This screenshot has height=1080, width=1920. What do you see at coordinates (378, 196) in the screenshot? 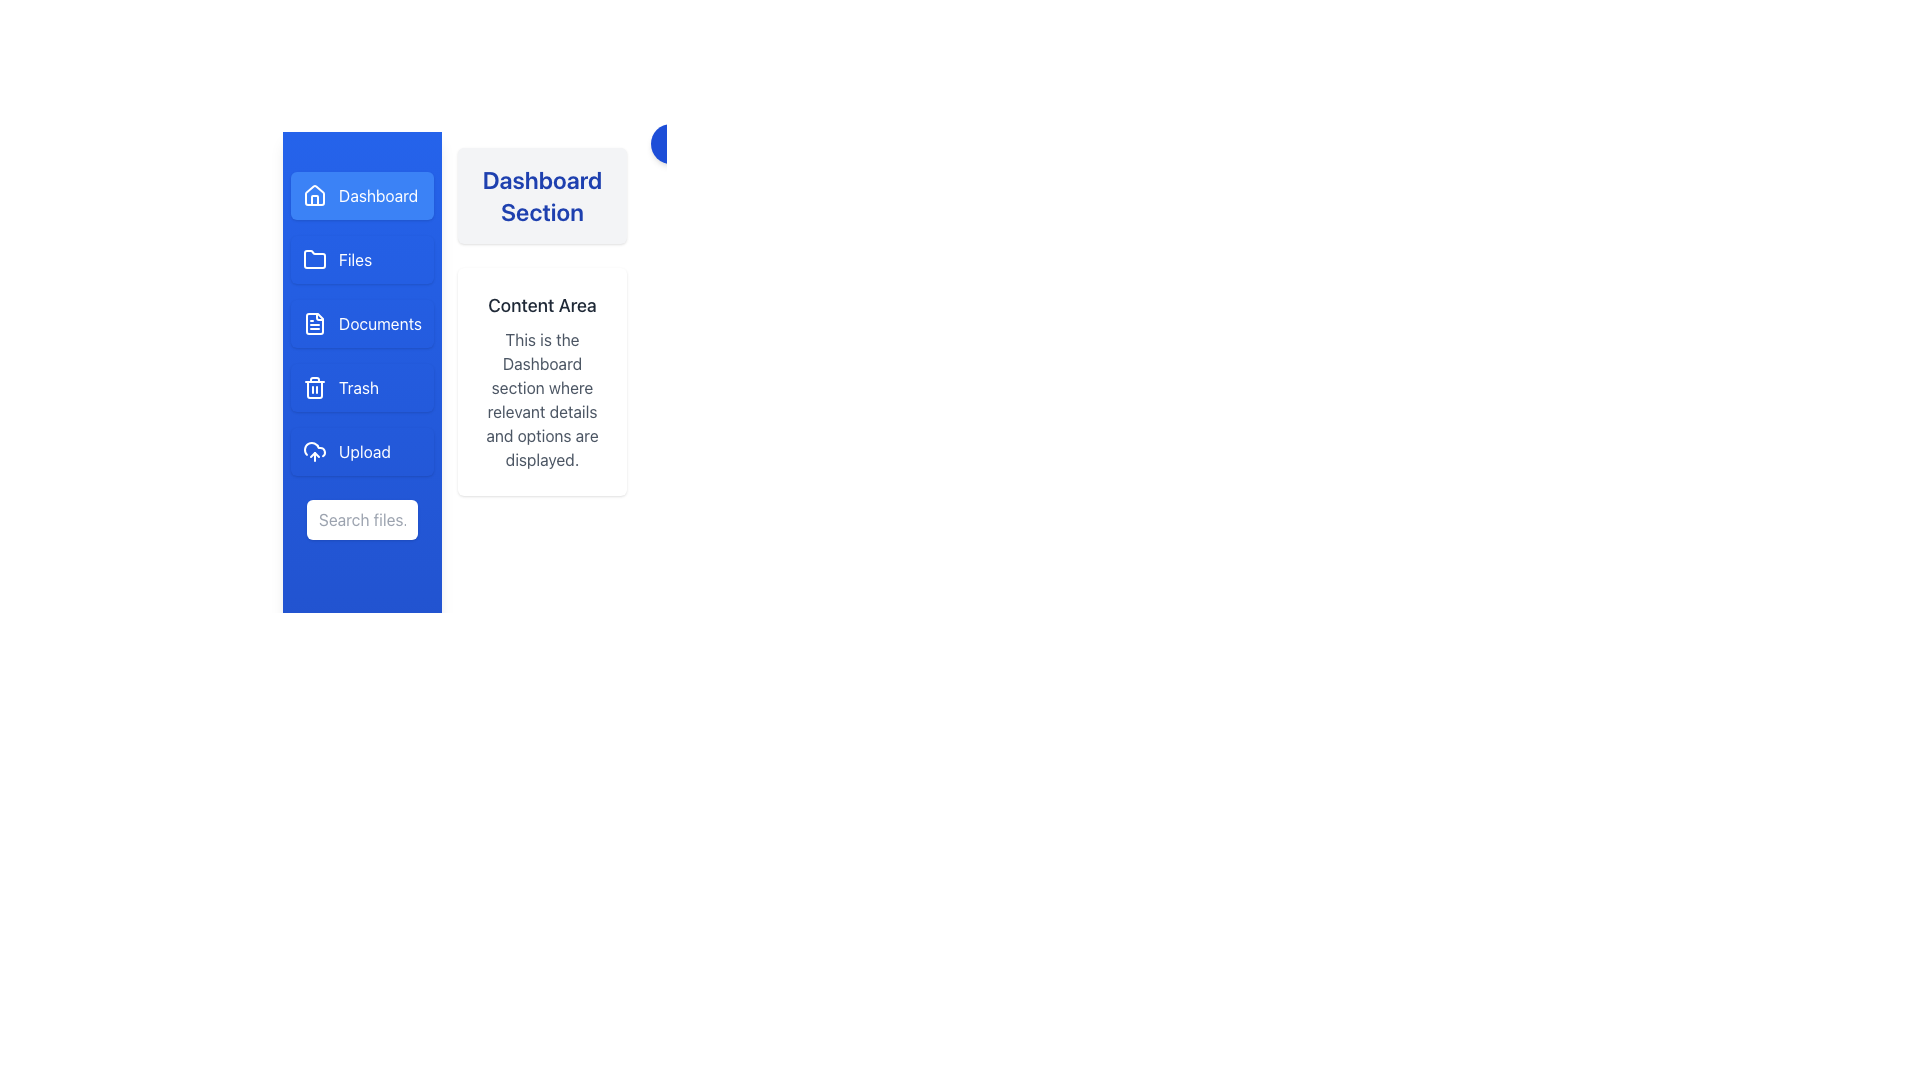
I see `text content of the 'Dashboard' label, which is displayed in white on a blue background within the vertical navigation bar on the left side of the interface` at bounding box center [378, 196].